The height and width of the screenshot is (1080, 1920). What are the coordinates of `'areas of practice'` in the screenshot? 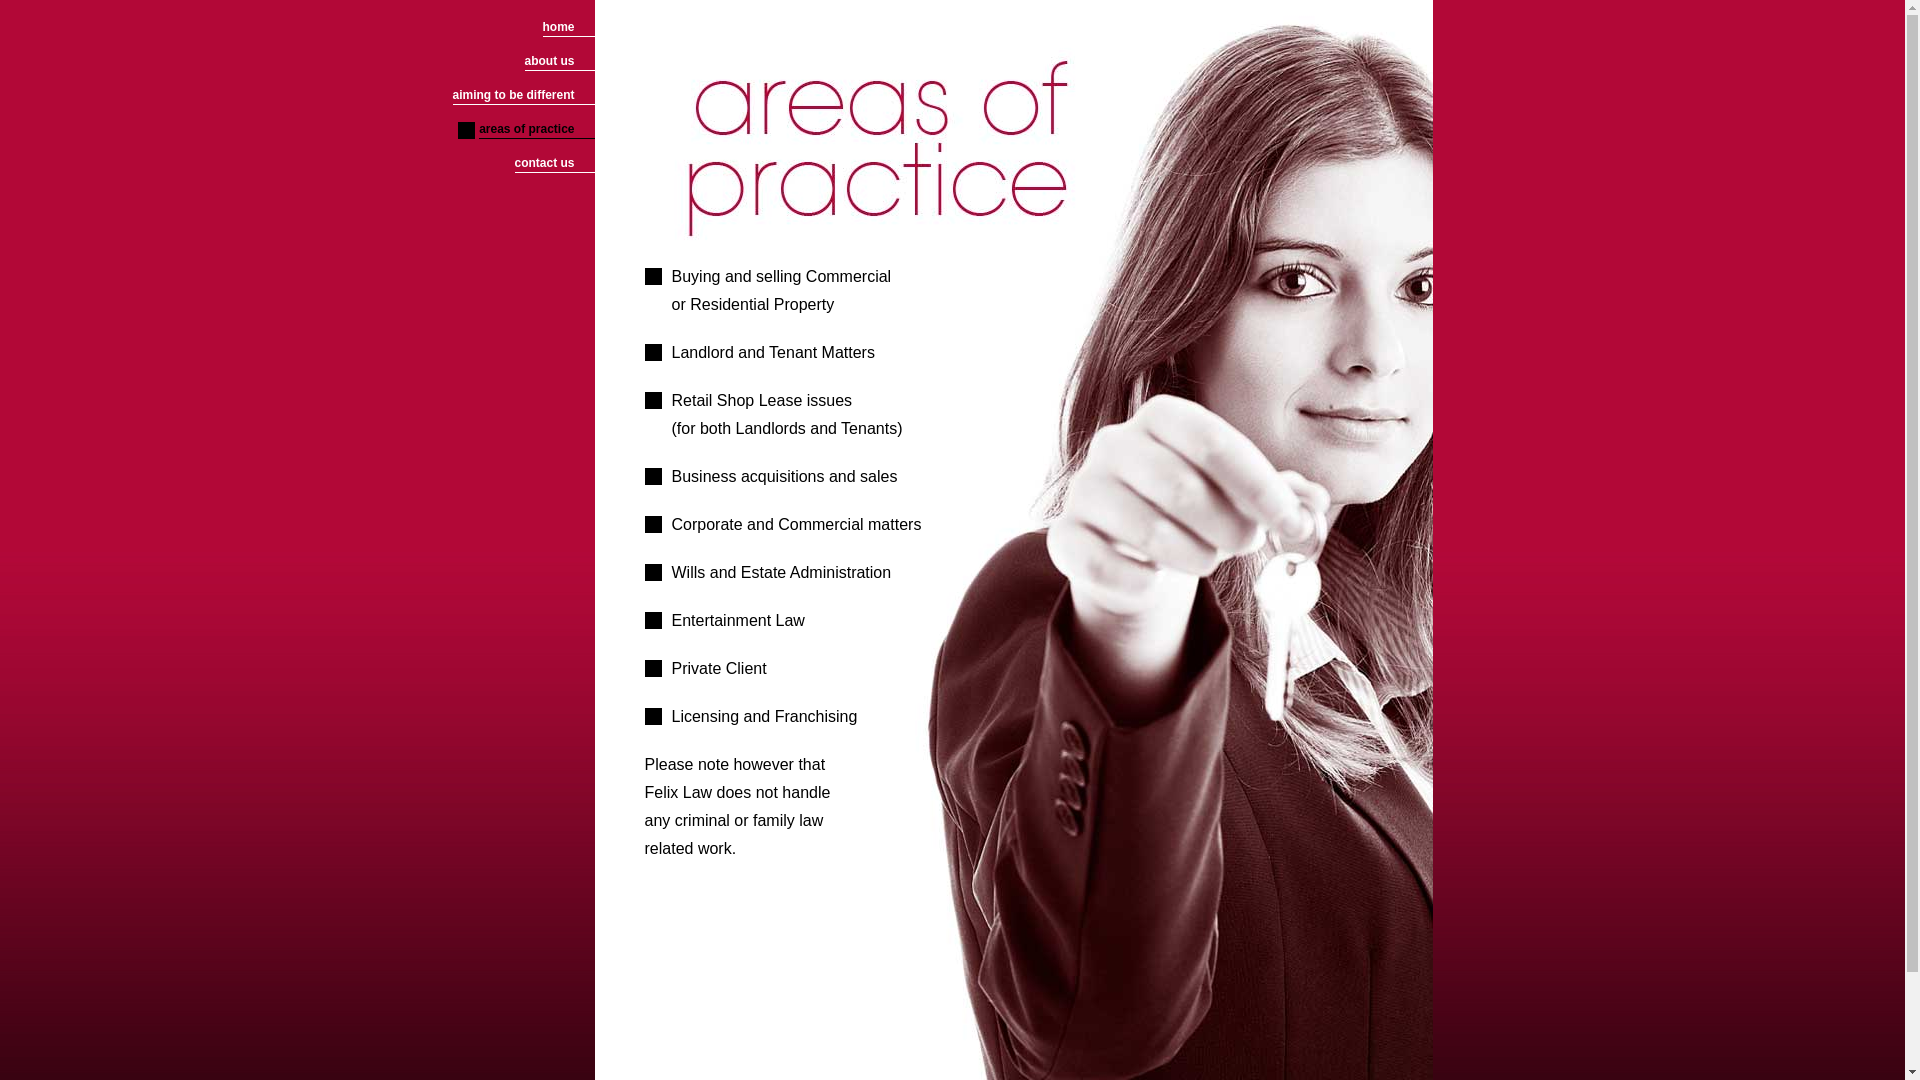 It's located at (536, 130).